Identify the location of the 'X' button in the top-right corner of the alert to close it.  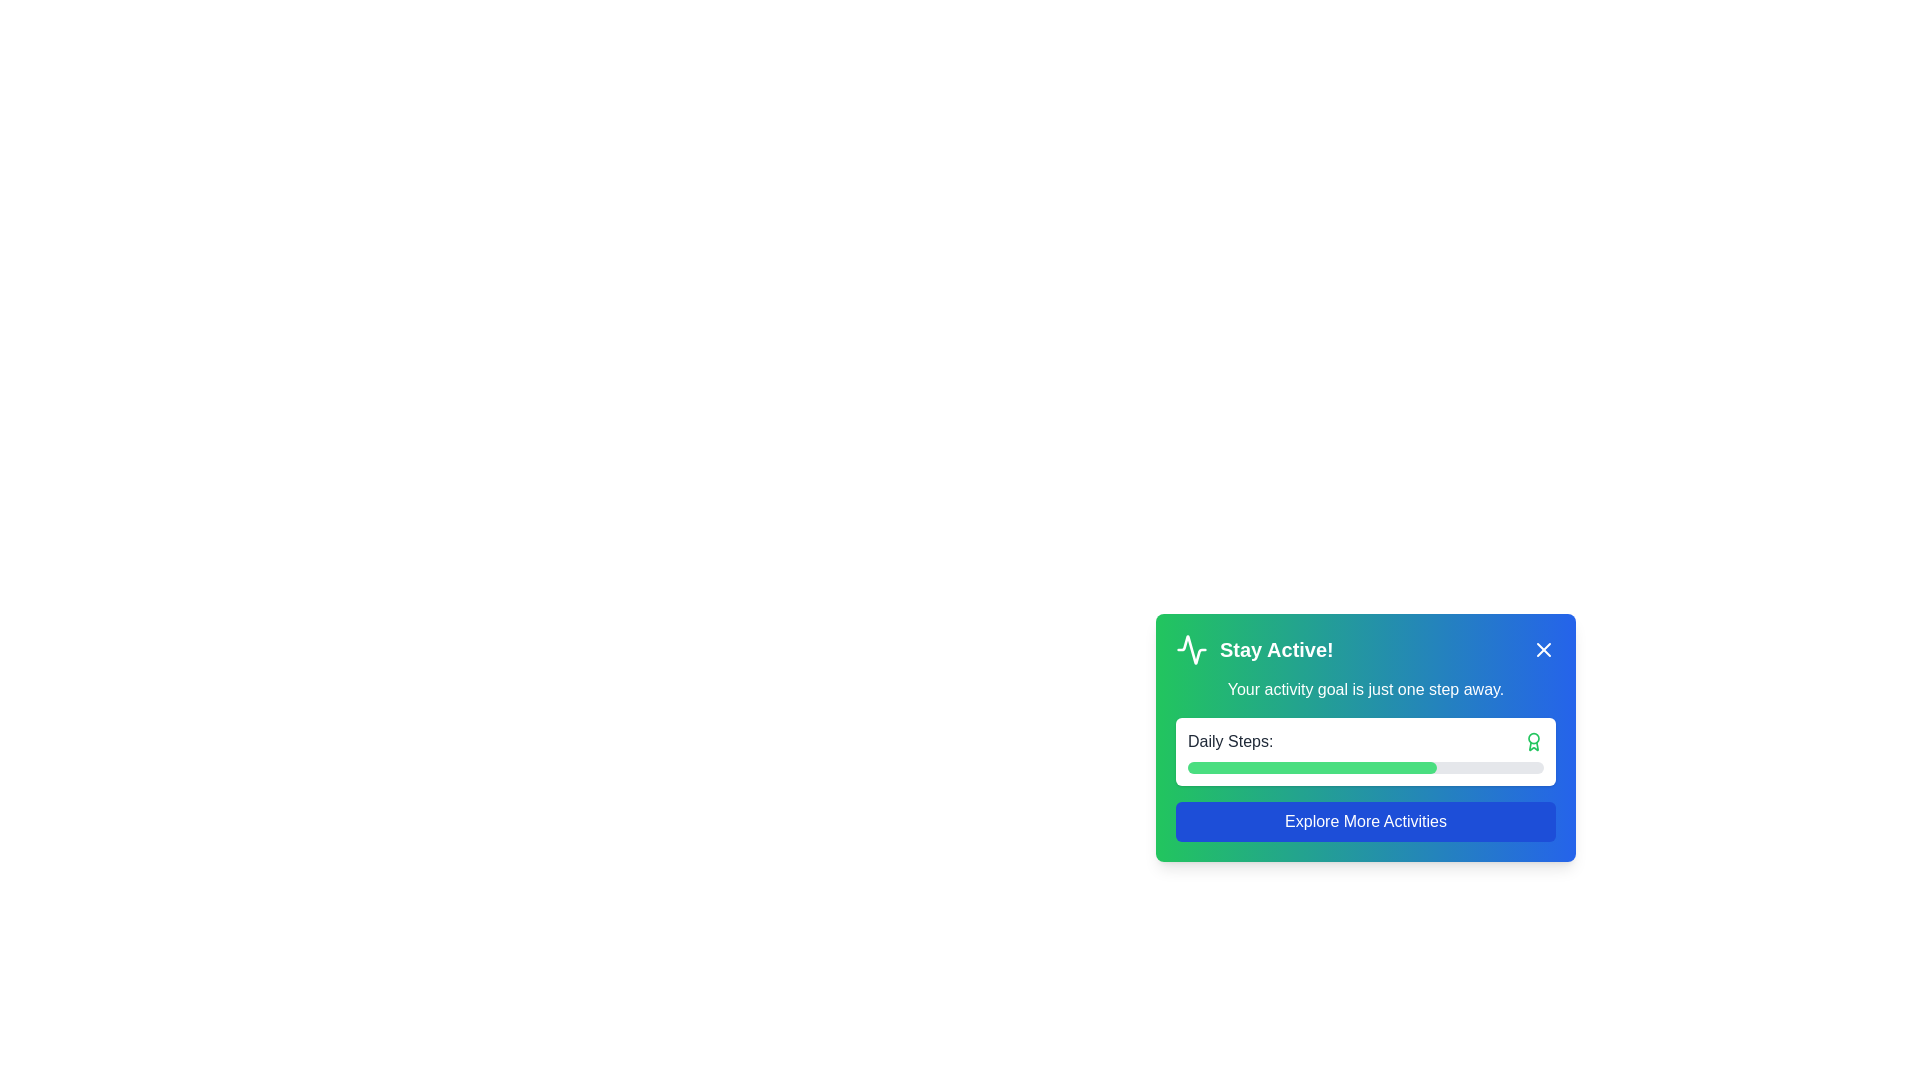
(1543, 650).